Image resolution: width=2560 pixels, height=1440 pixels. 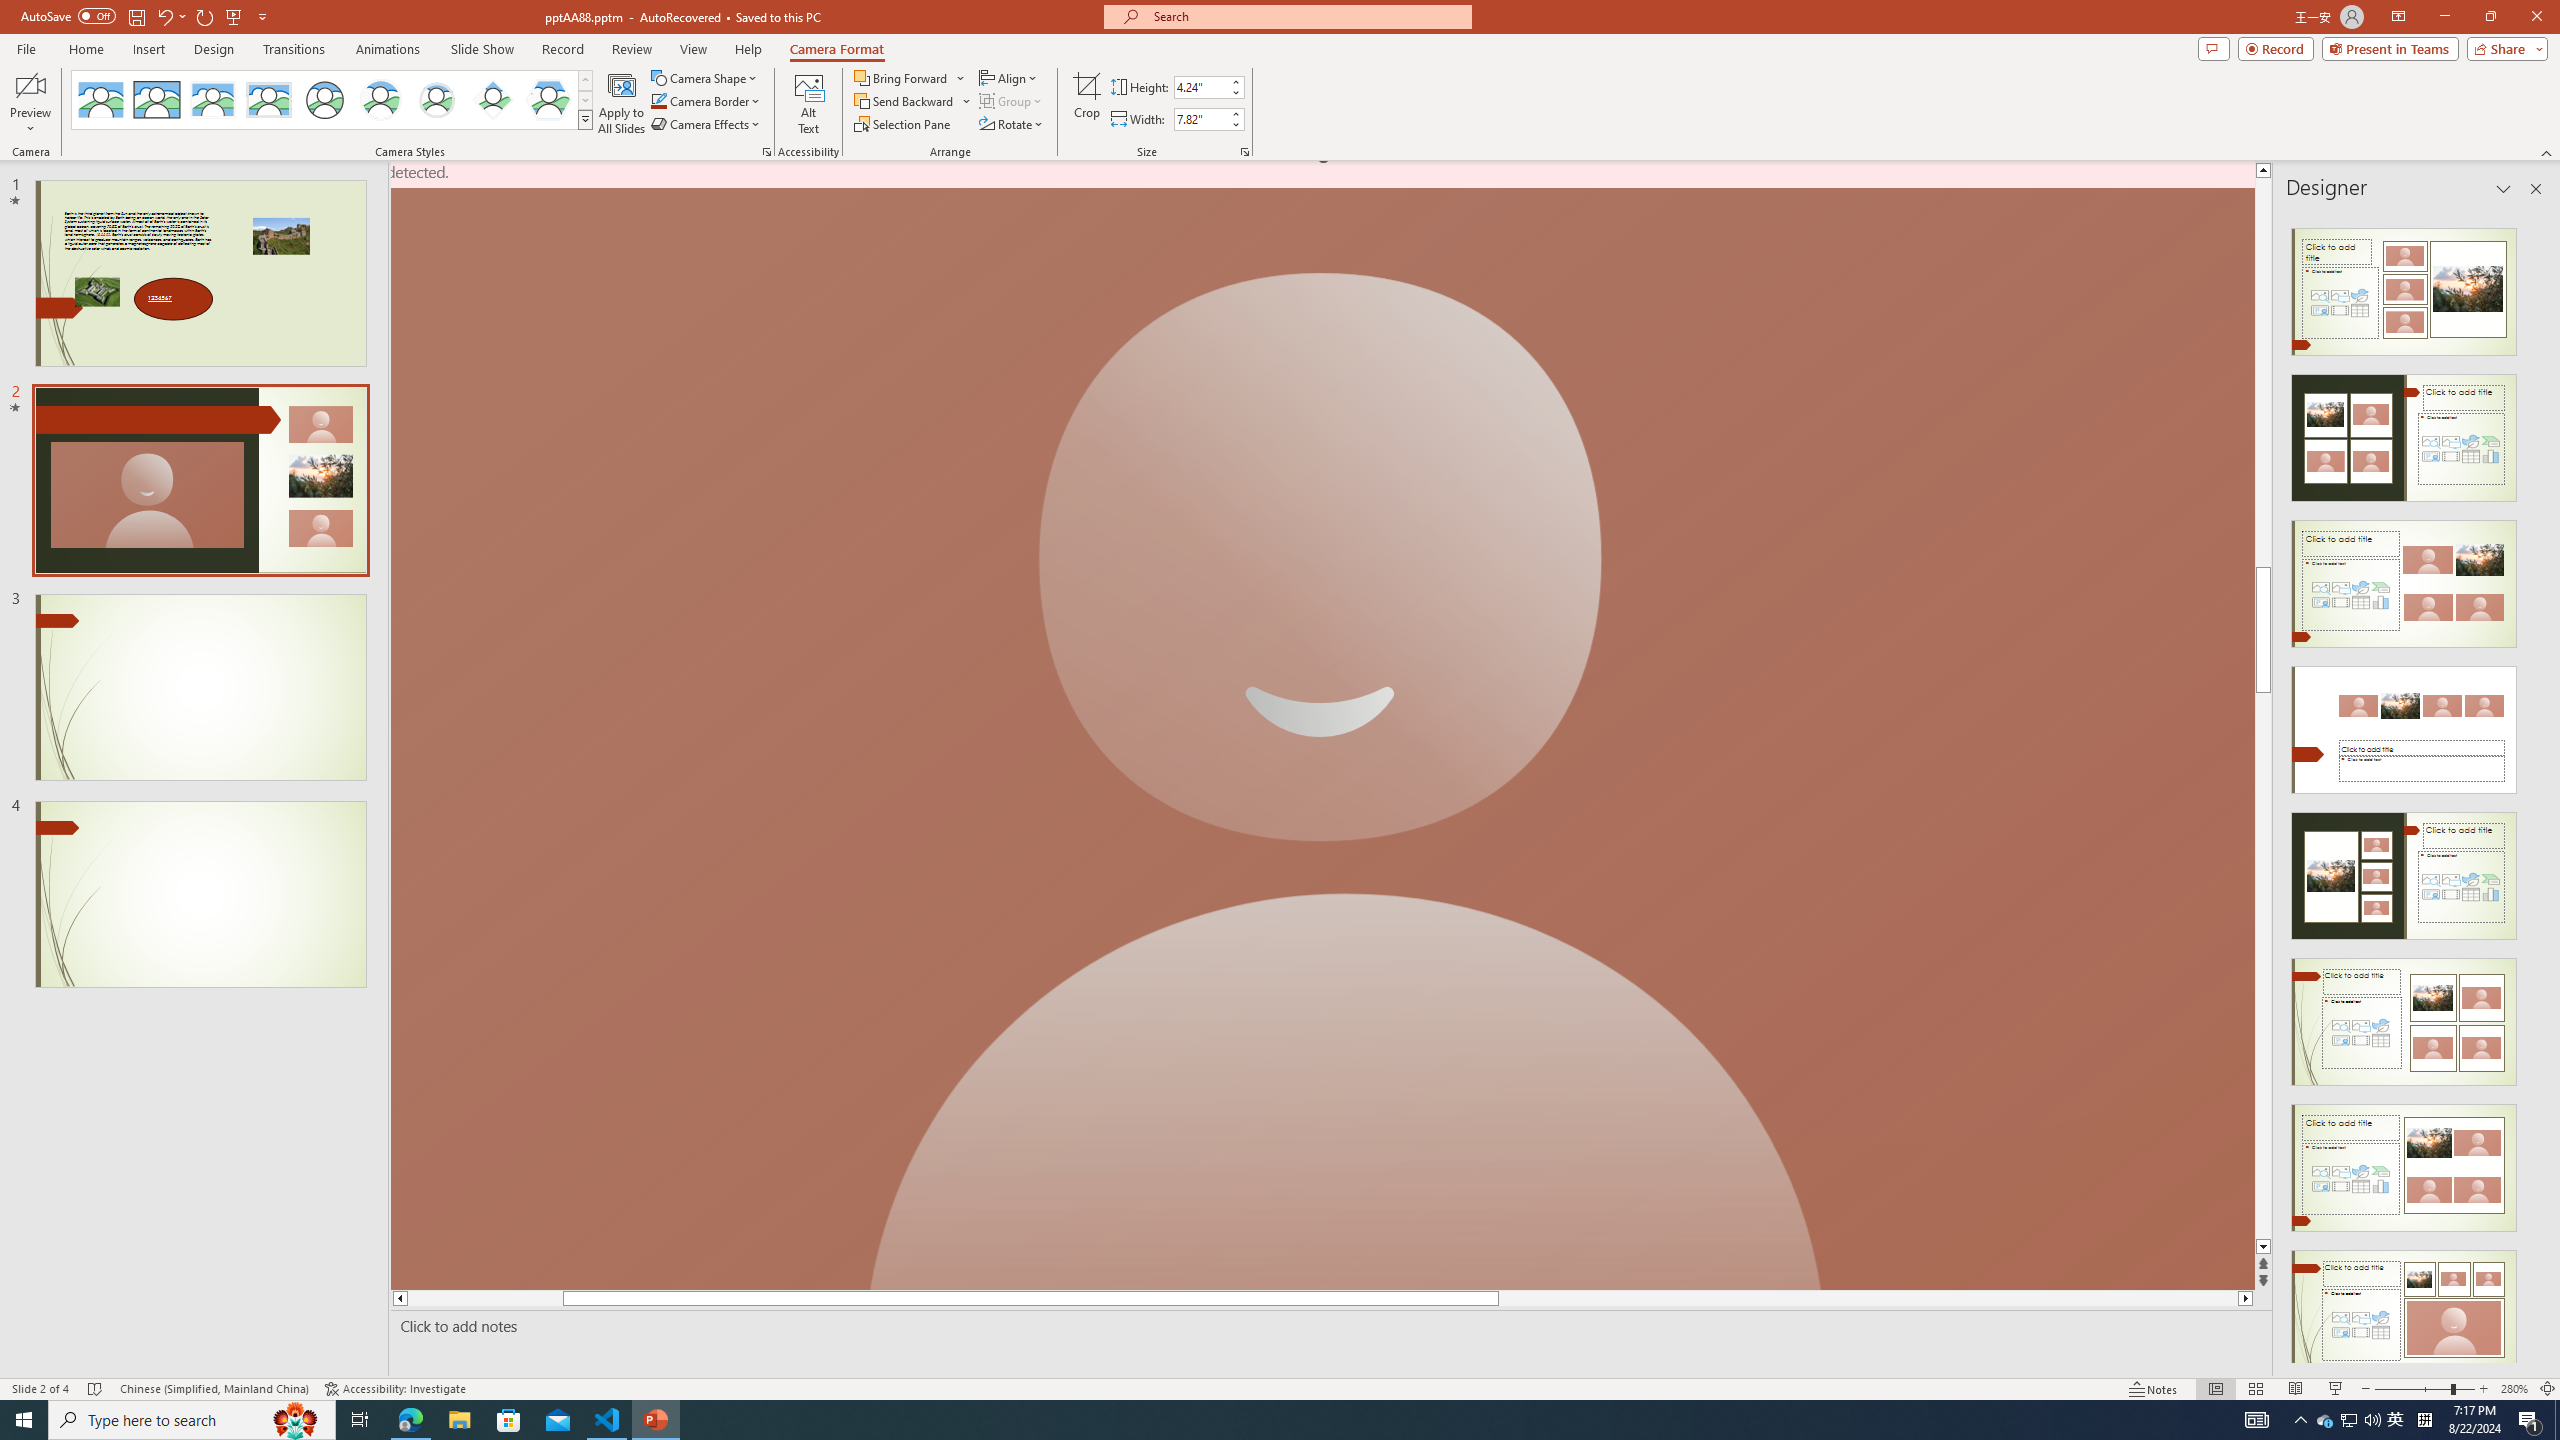 I want to click on 'Camera Format', so click(x=836, y=49).